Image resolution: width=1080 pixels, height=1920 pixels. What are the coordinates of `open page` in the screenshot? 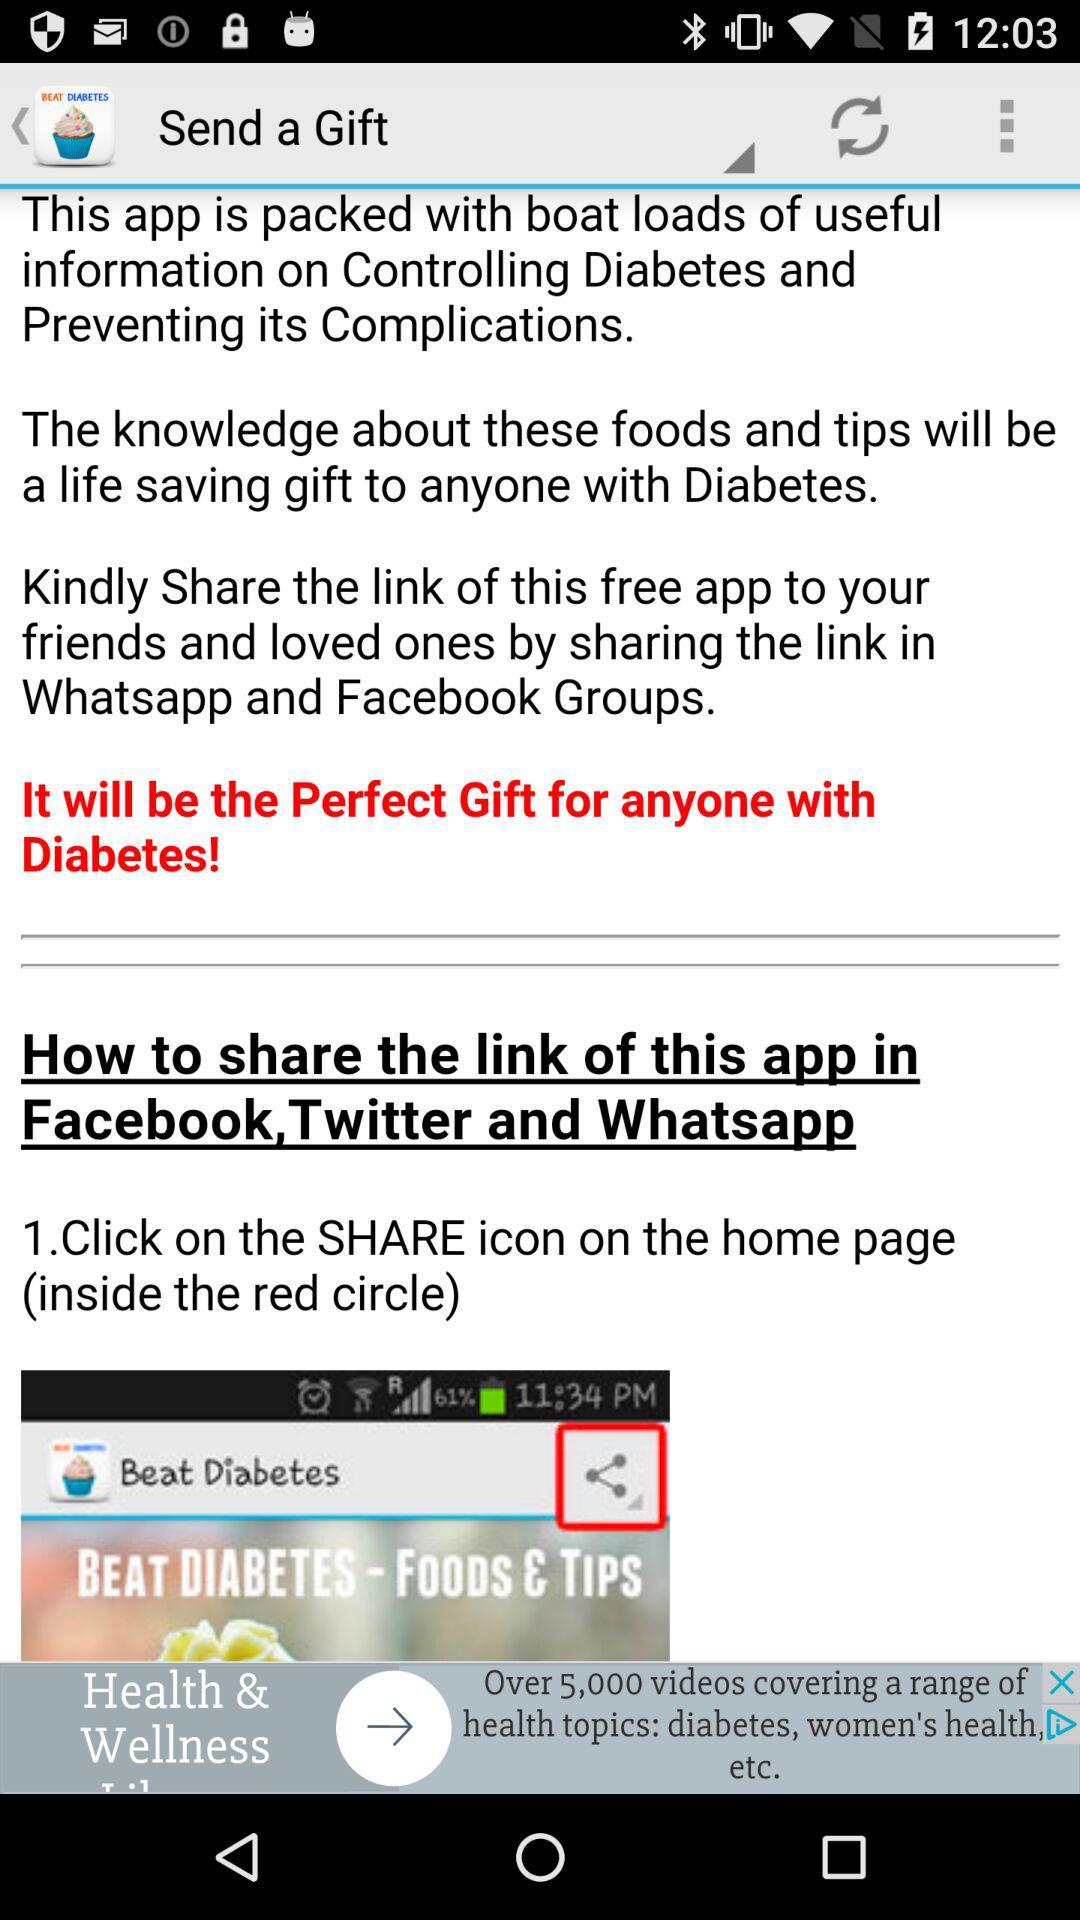 It's located at (540, 924).